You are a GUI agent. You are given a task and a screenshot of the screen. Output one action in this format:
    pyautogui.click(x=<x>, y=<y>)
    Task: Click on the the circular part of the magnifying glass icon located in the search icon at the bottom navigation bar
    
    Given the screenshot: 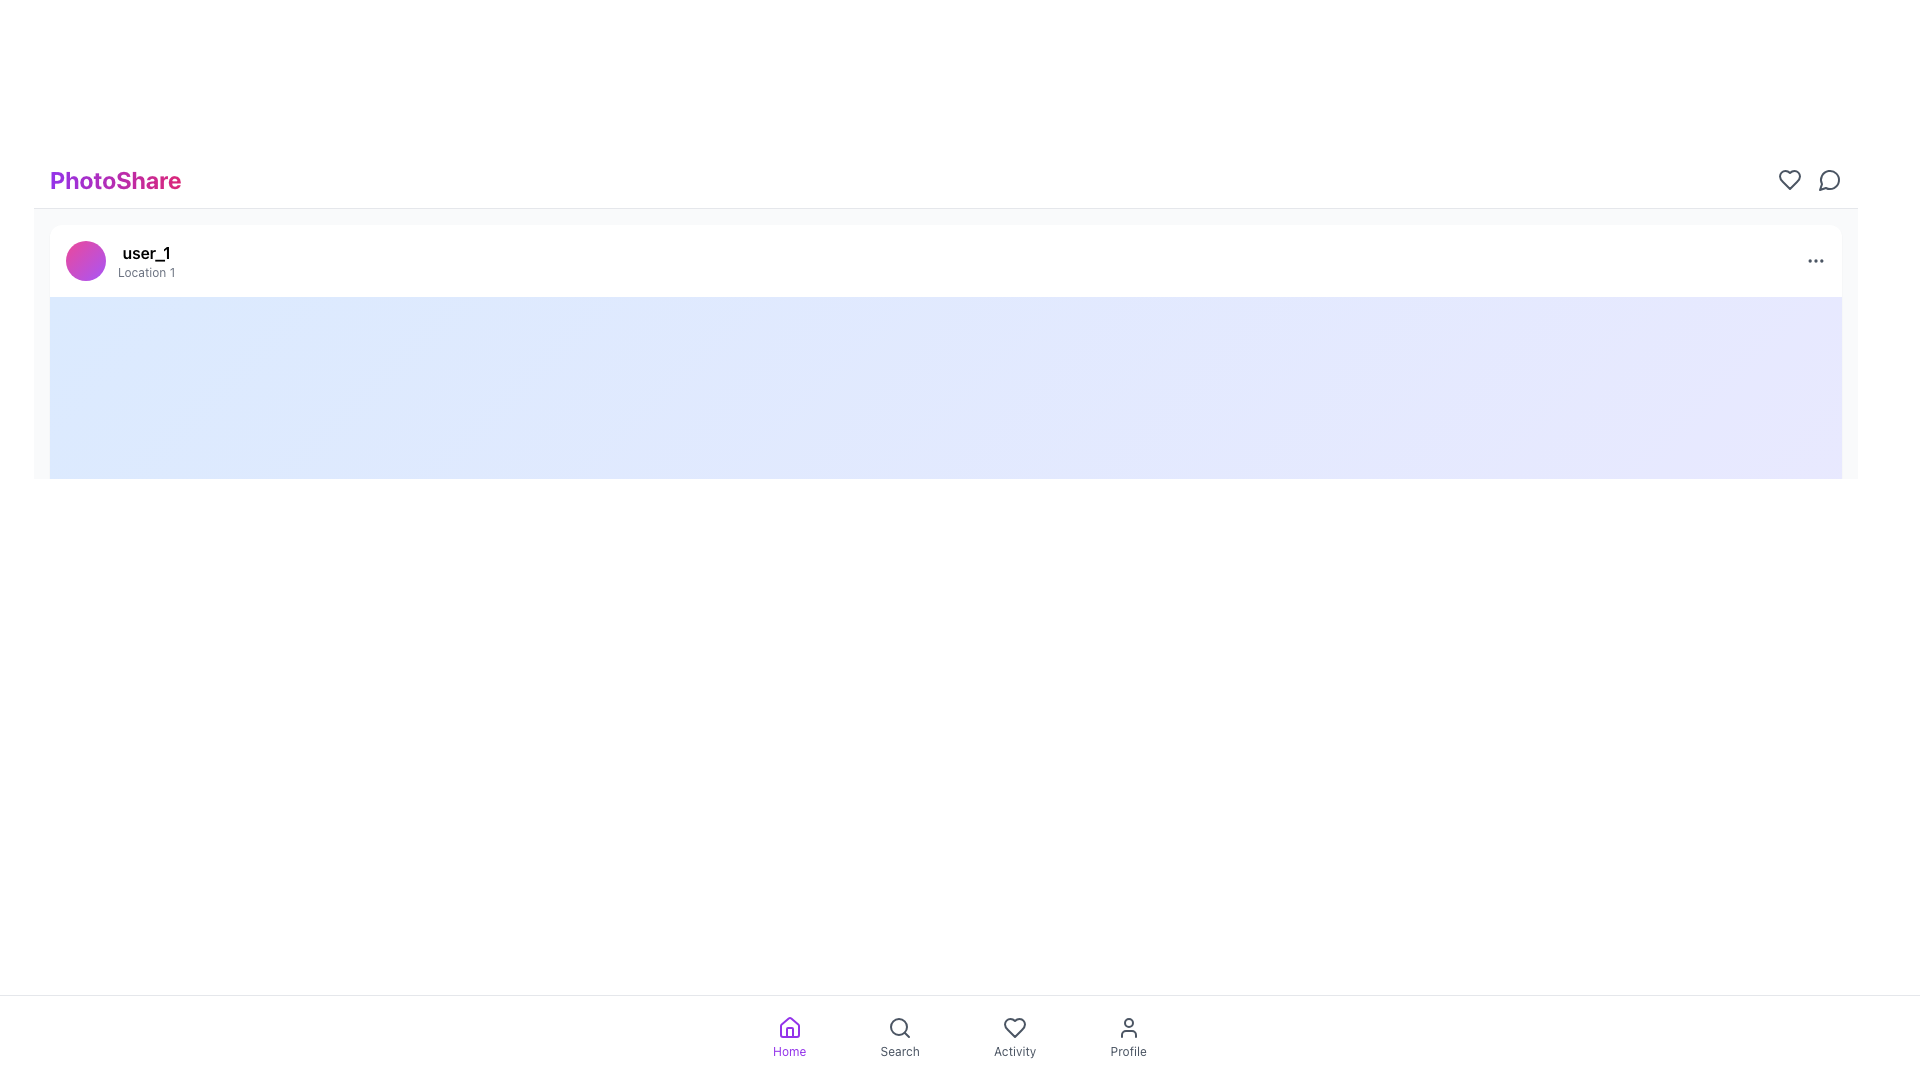 What is the action you would take?
    pyautogui.click(x=898, y=1026)
    